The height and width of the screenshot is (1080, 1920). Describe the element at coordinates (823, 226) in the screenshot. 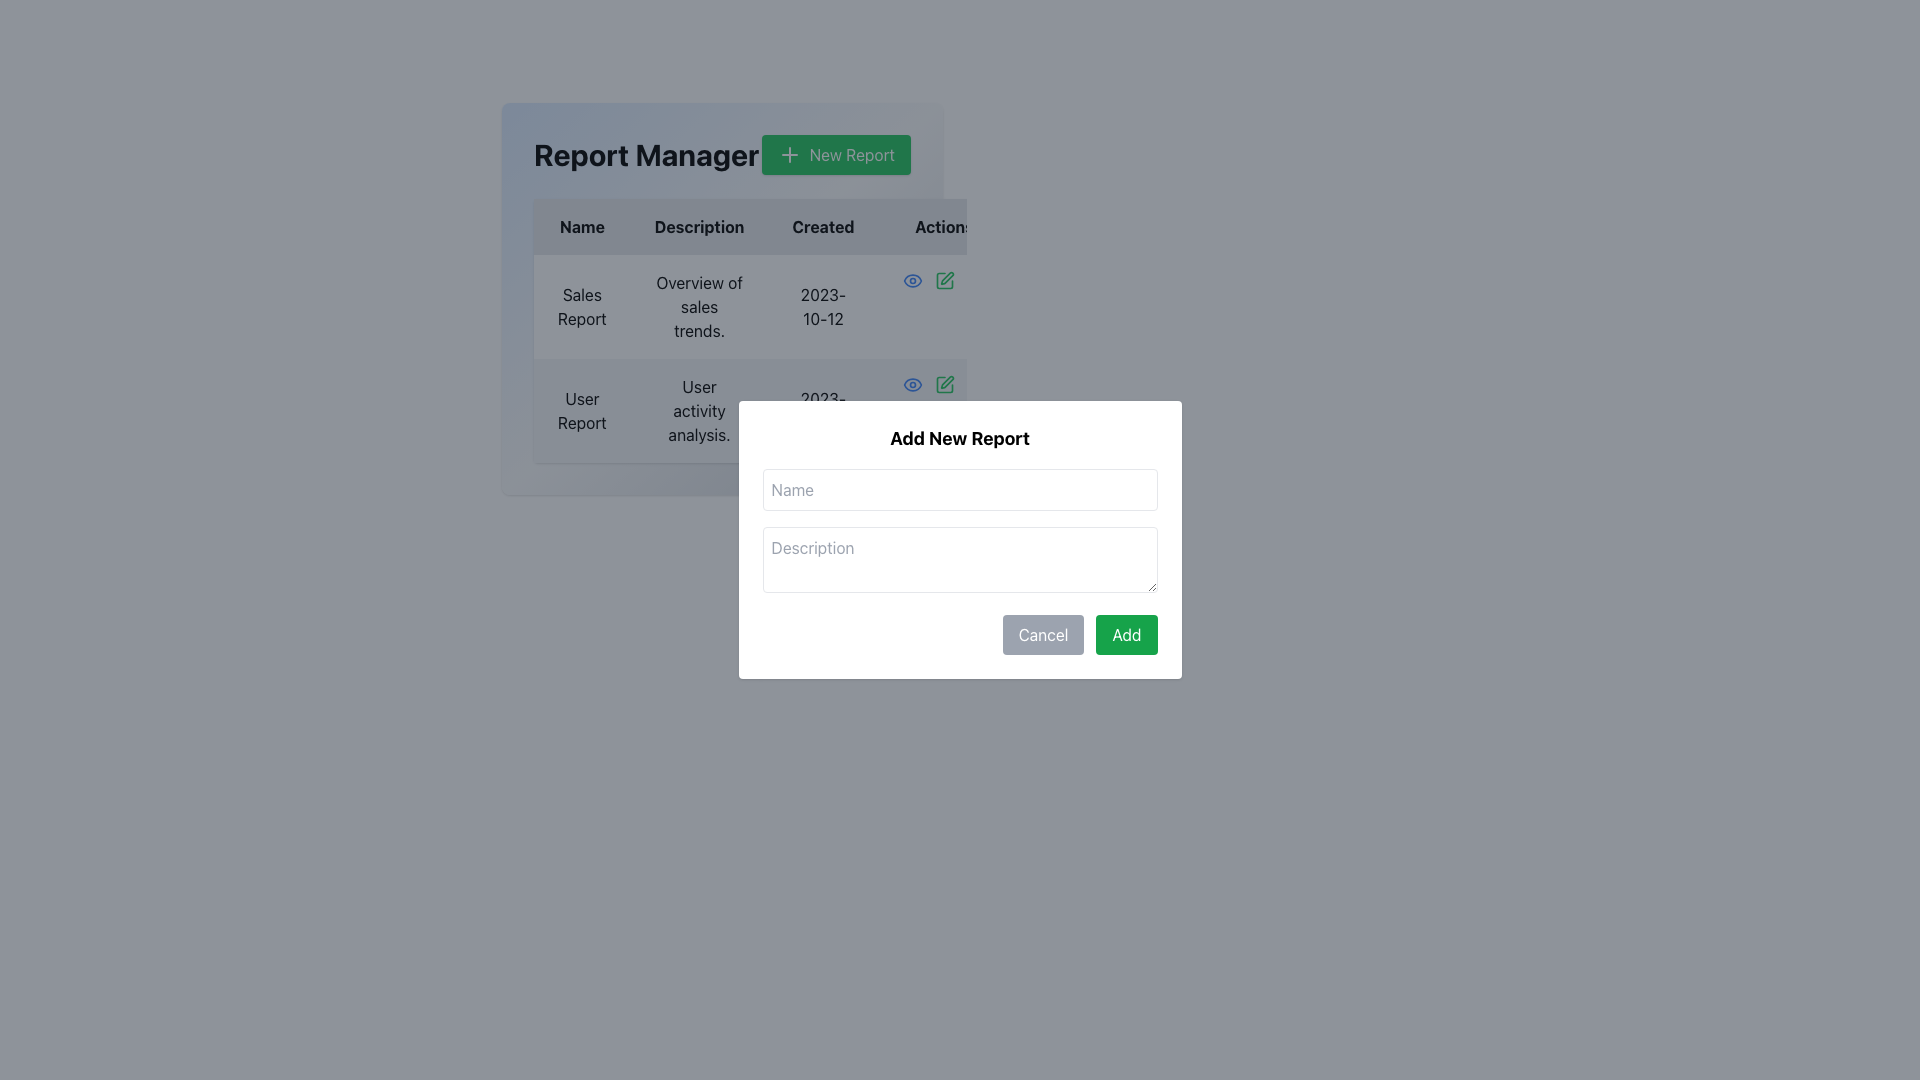

I see `the text label displaying 'Created' in bold black font, located in the third column of the table header between 'Description' and 'Actions'` at that location.